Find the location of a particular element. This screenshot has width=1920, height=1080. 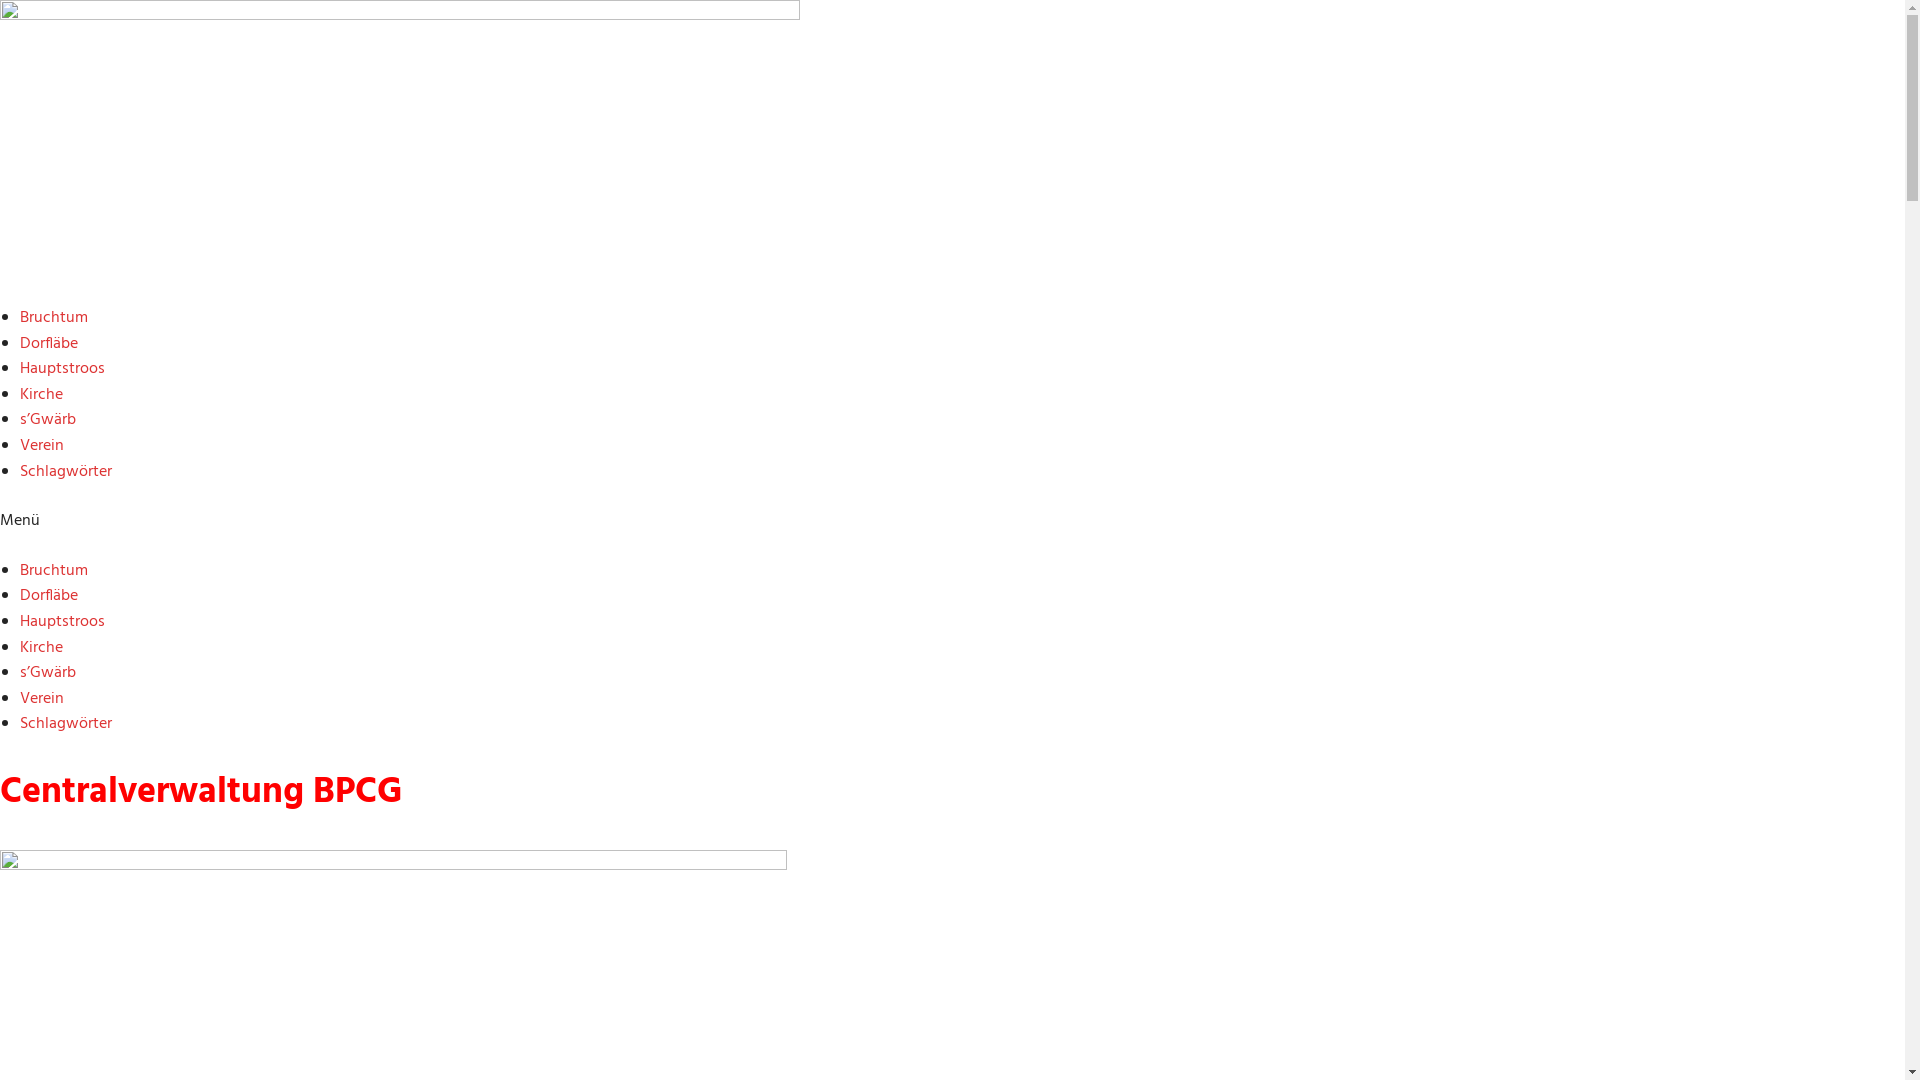

'Kirche' is located at coordinates (41, 394).